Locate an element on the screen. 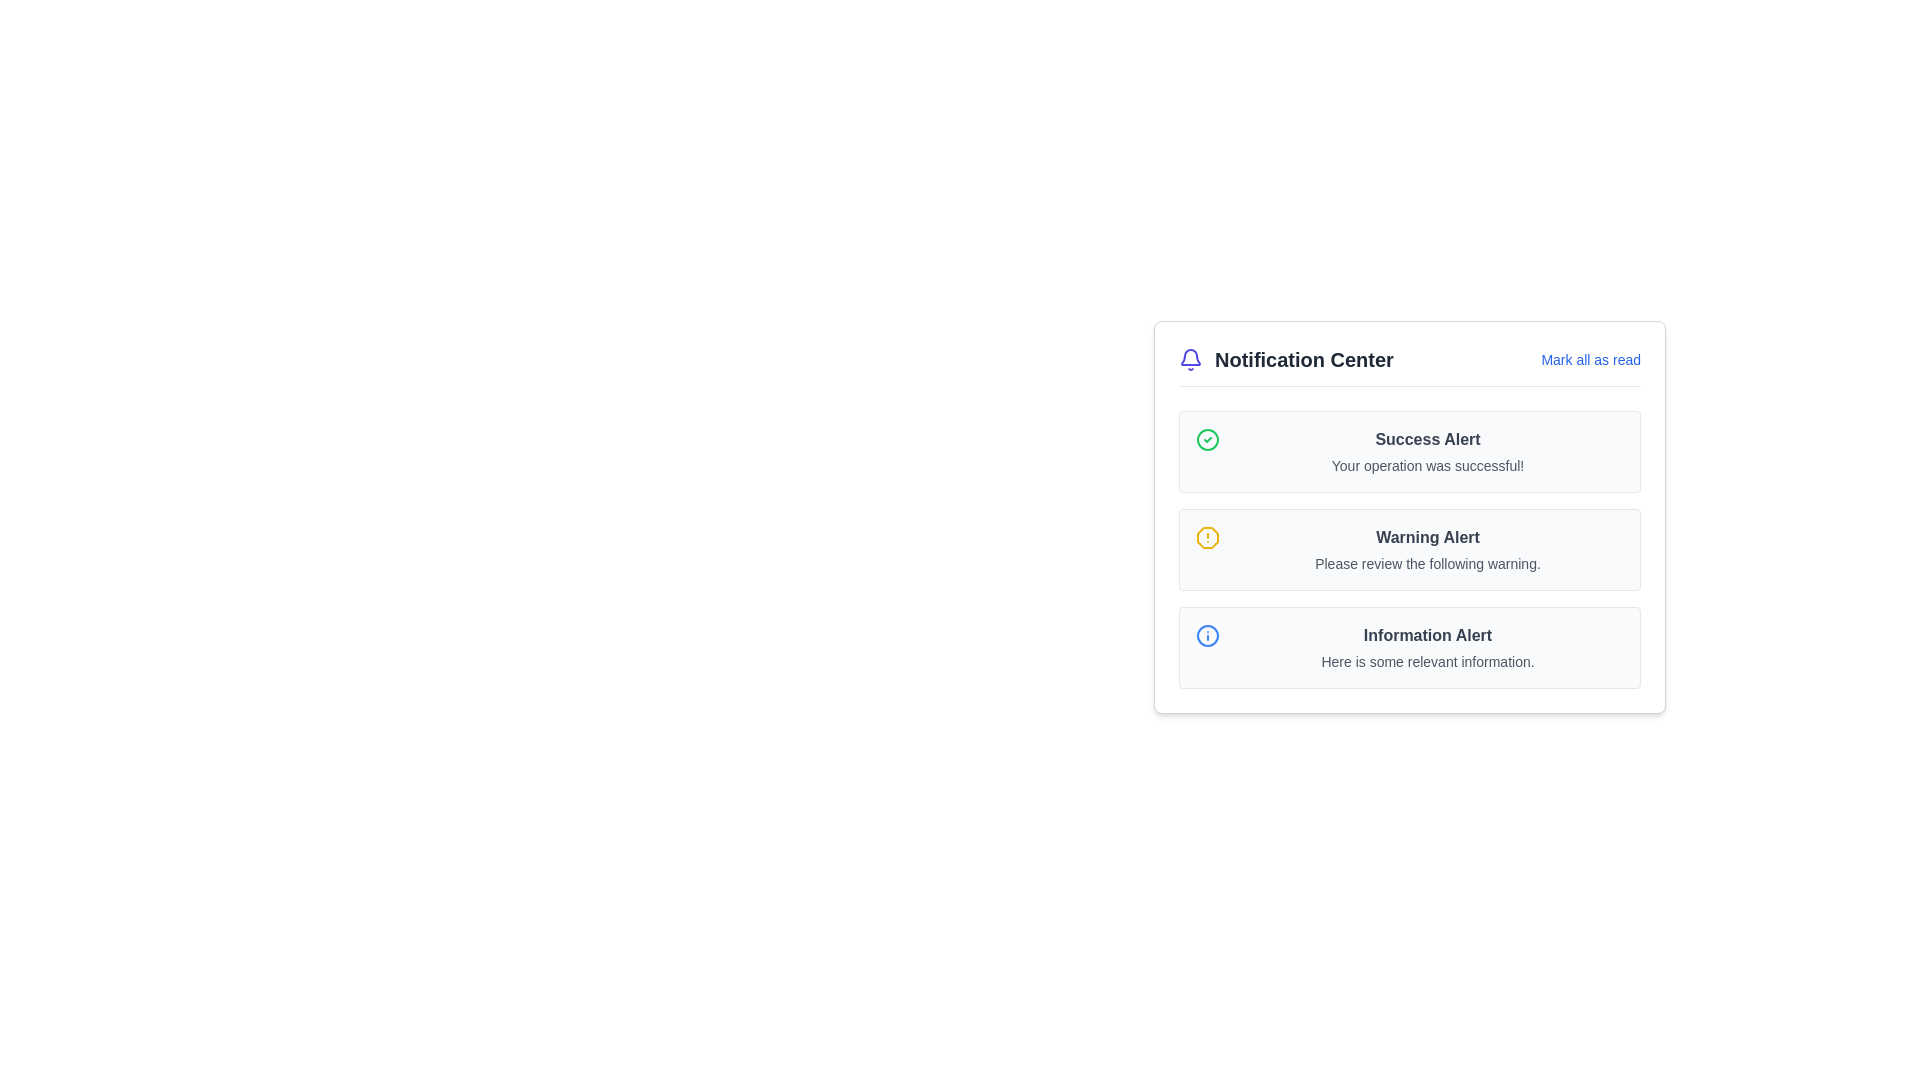 This screenshot has width=1920, height=1080. the circular icon with a blue border and a white background, which is part of the 'Information Alert' row in the 'Notification Center' panel is located at coordinates (1207, 636).